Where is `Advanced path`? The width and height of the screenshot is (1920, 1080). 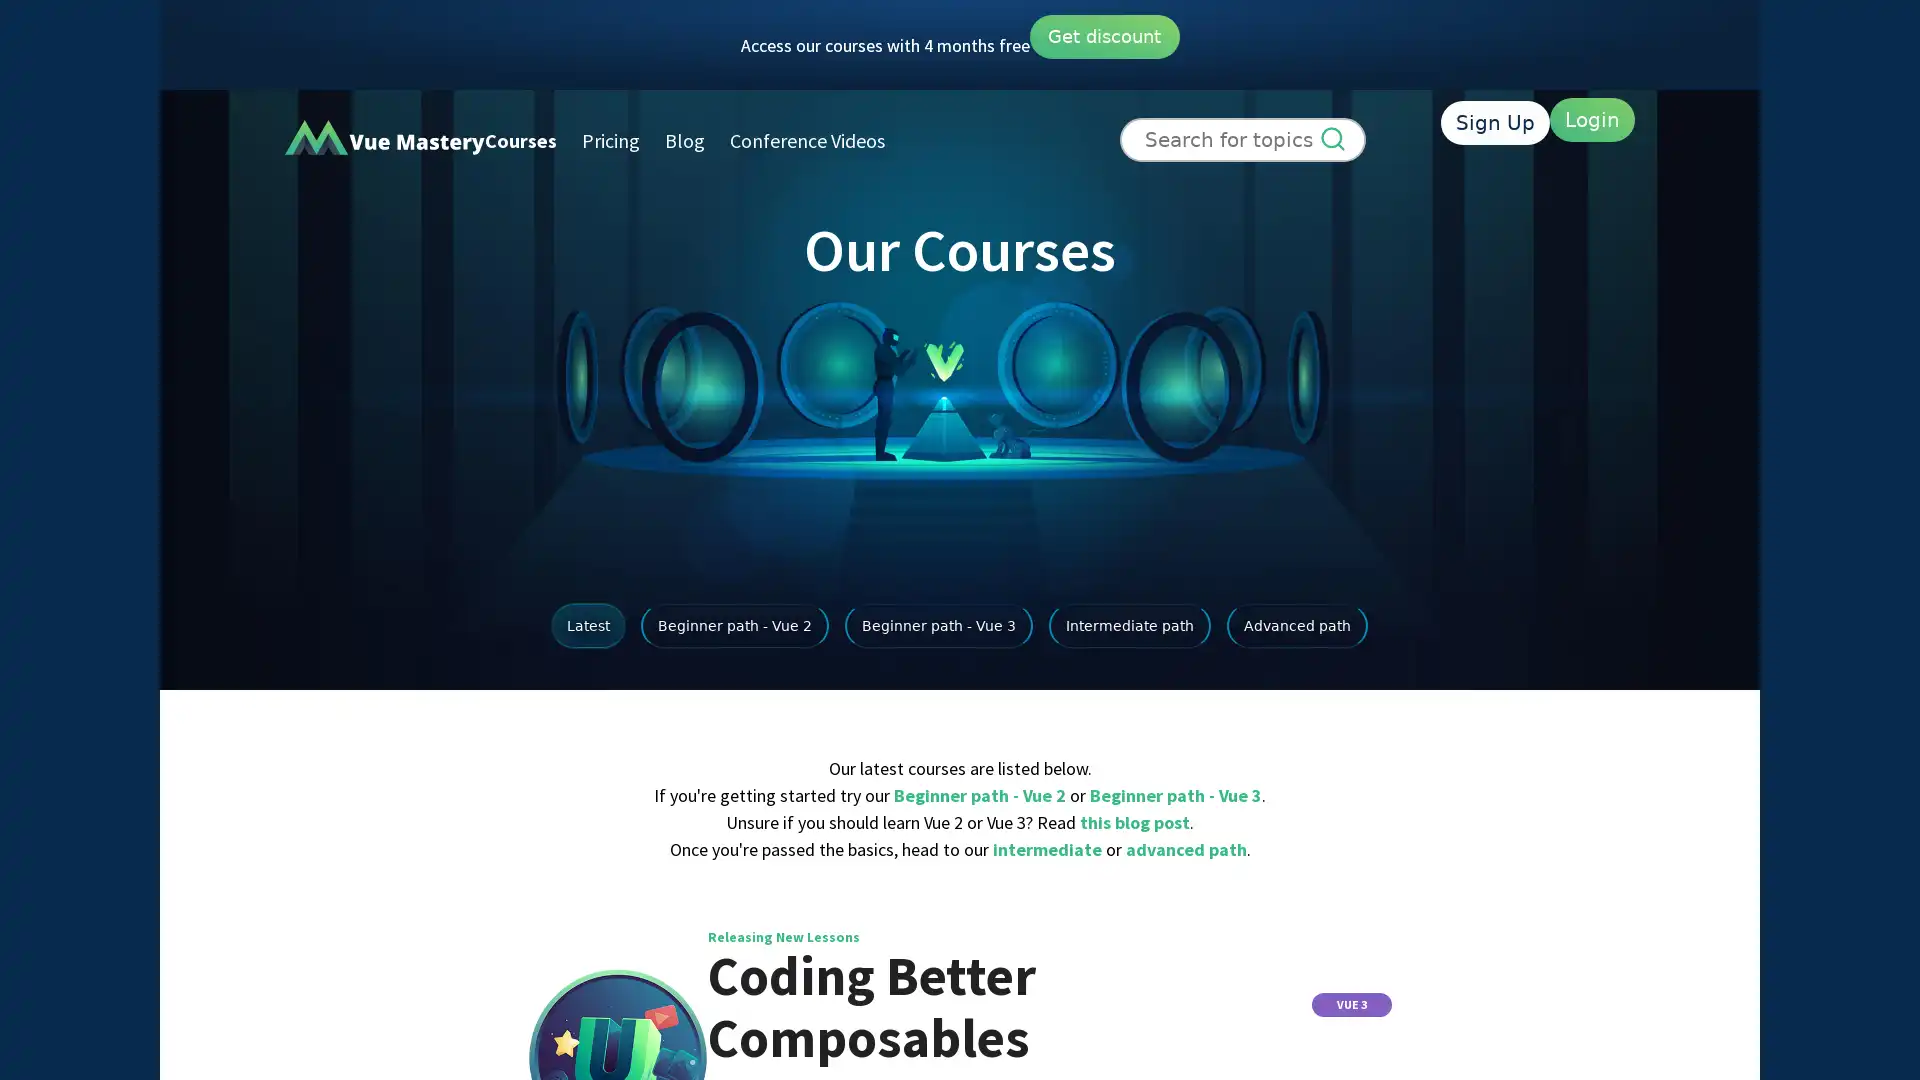 Advanced path is located at coordinates (1419, 624).